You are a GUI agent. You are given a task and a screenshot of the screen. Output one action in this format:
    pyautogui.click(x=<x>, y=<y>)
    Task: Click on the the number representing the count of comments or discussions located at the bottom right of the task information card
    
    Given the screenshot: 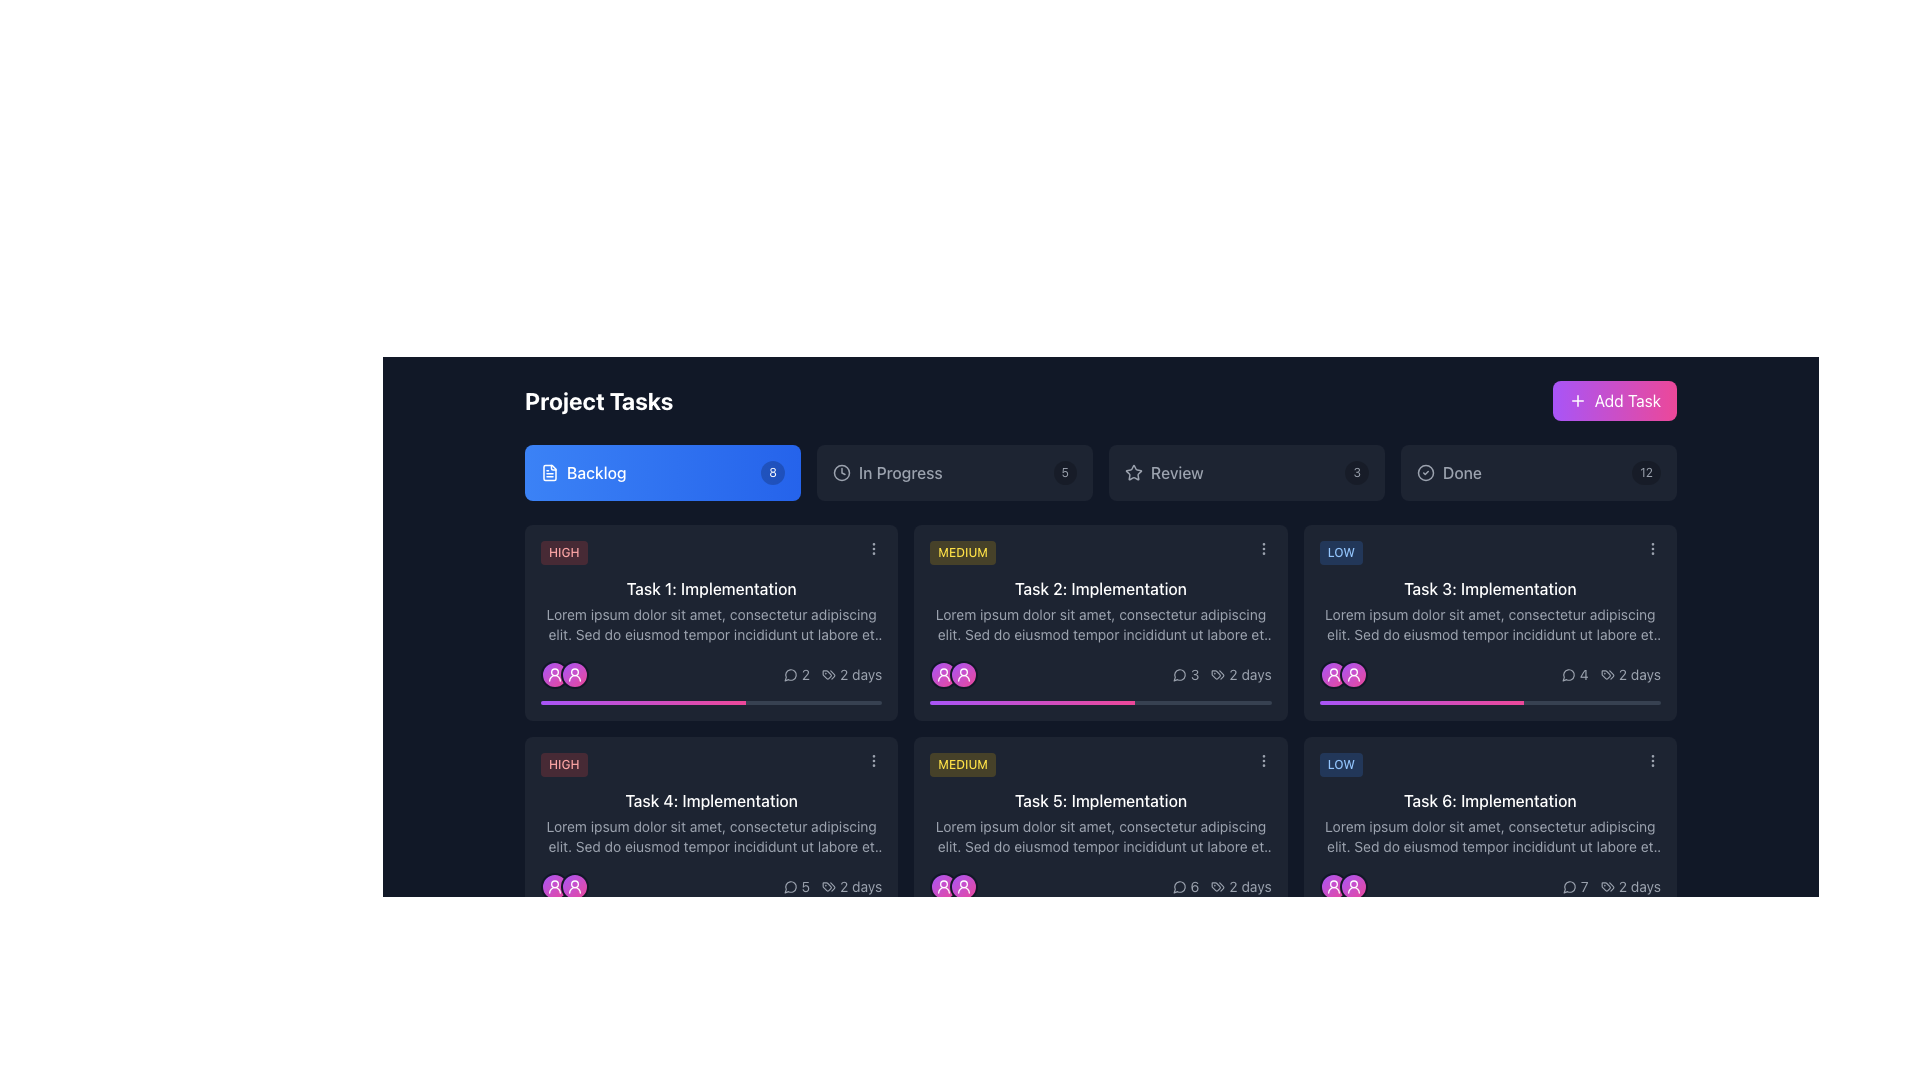 What is the action you would take?
    pyautogui.click(x=805, y=675)
    